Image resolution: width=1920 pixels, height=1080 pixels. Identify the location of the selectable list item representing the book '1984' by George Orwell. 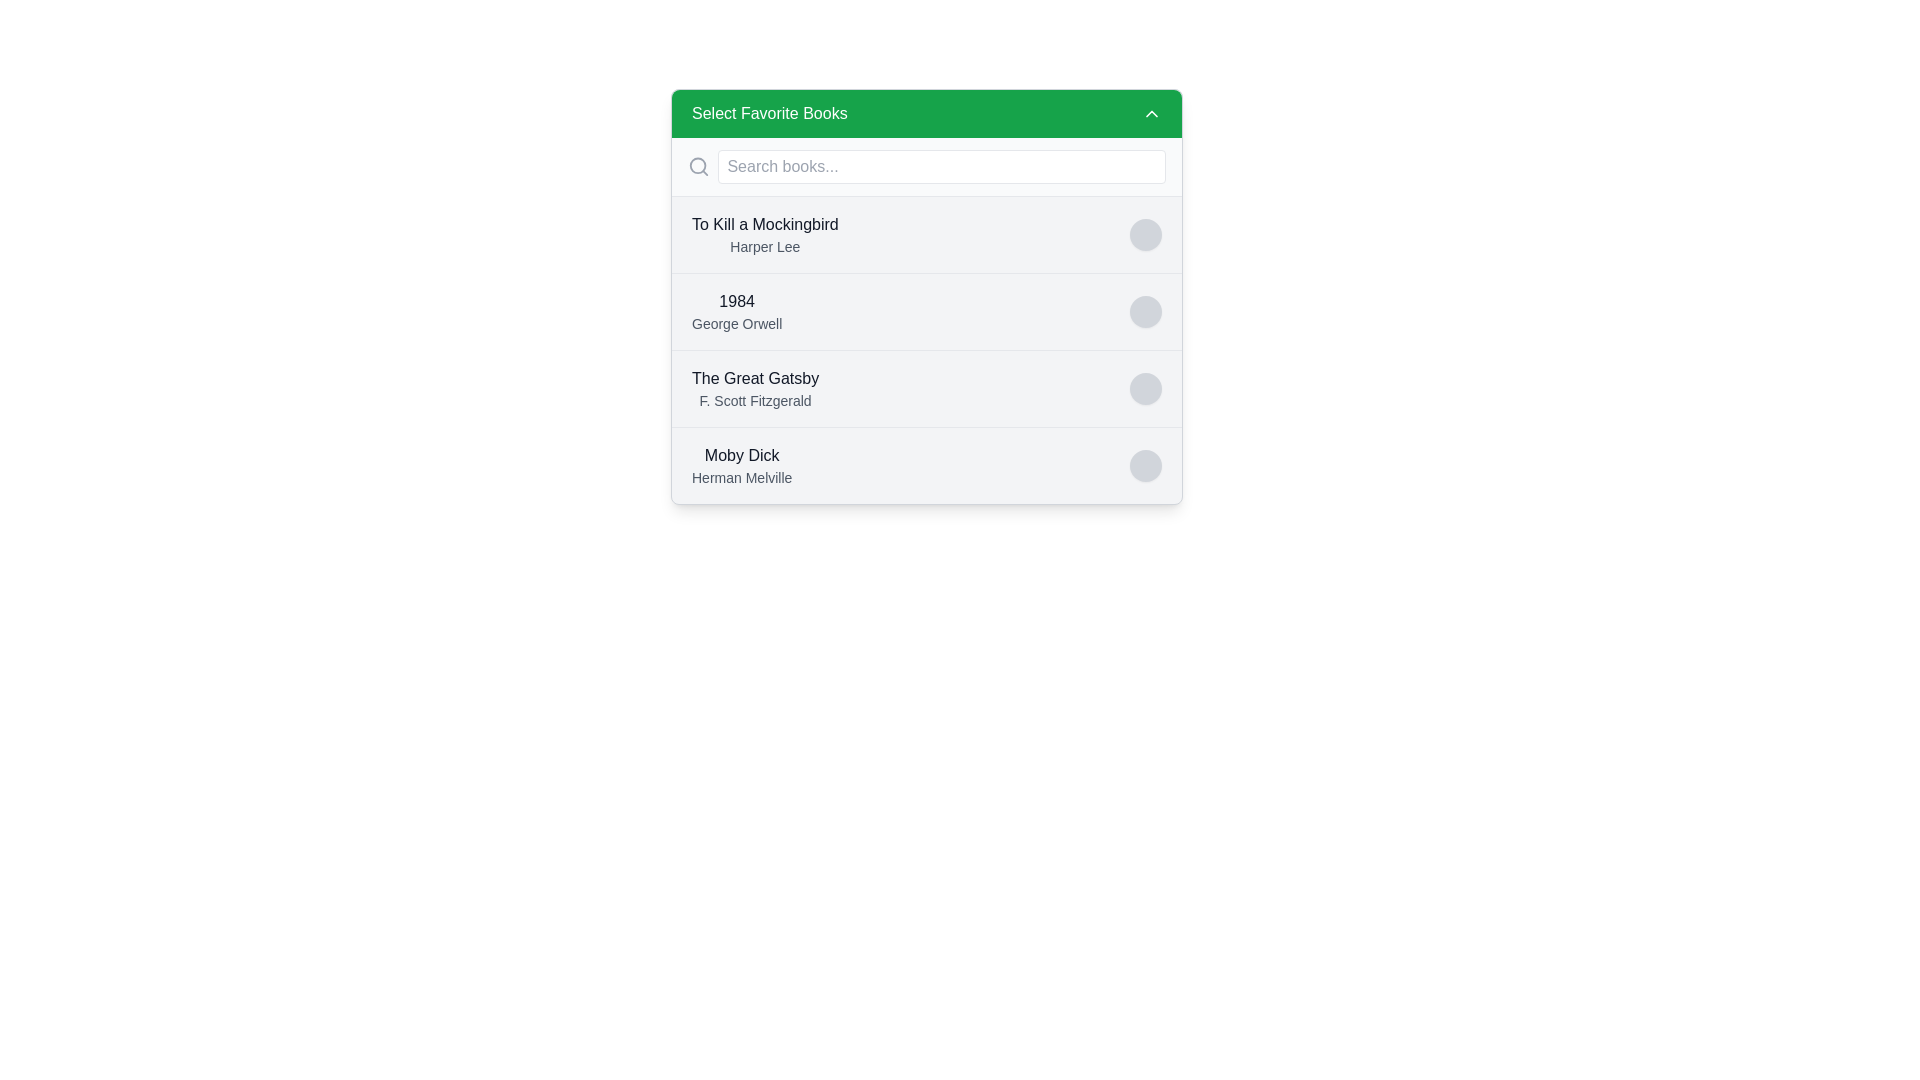
(736, 312).